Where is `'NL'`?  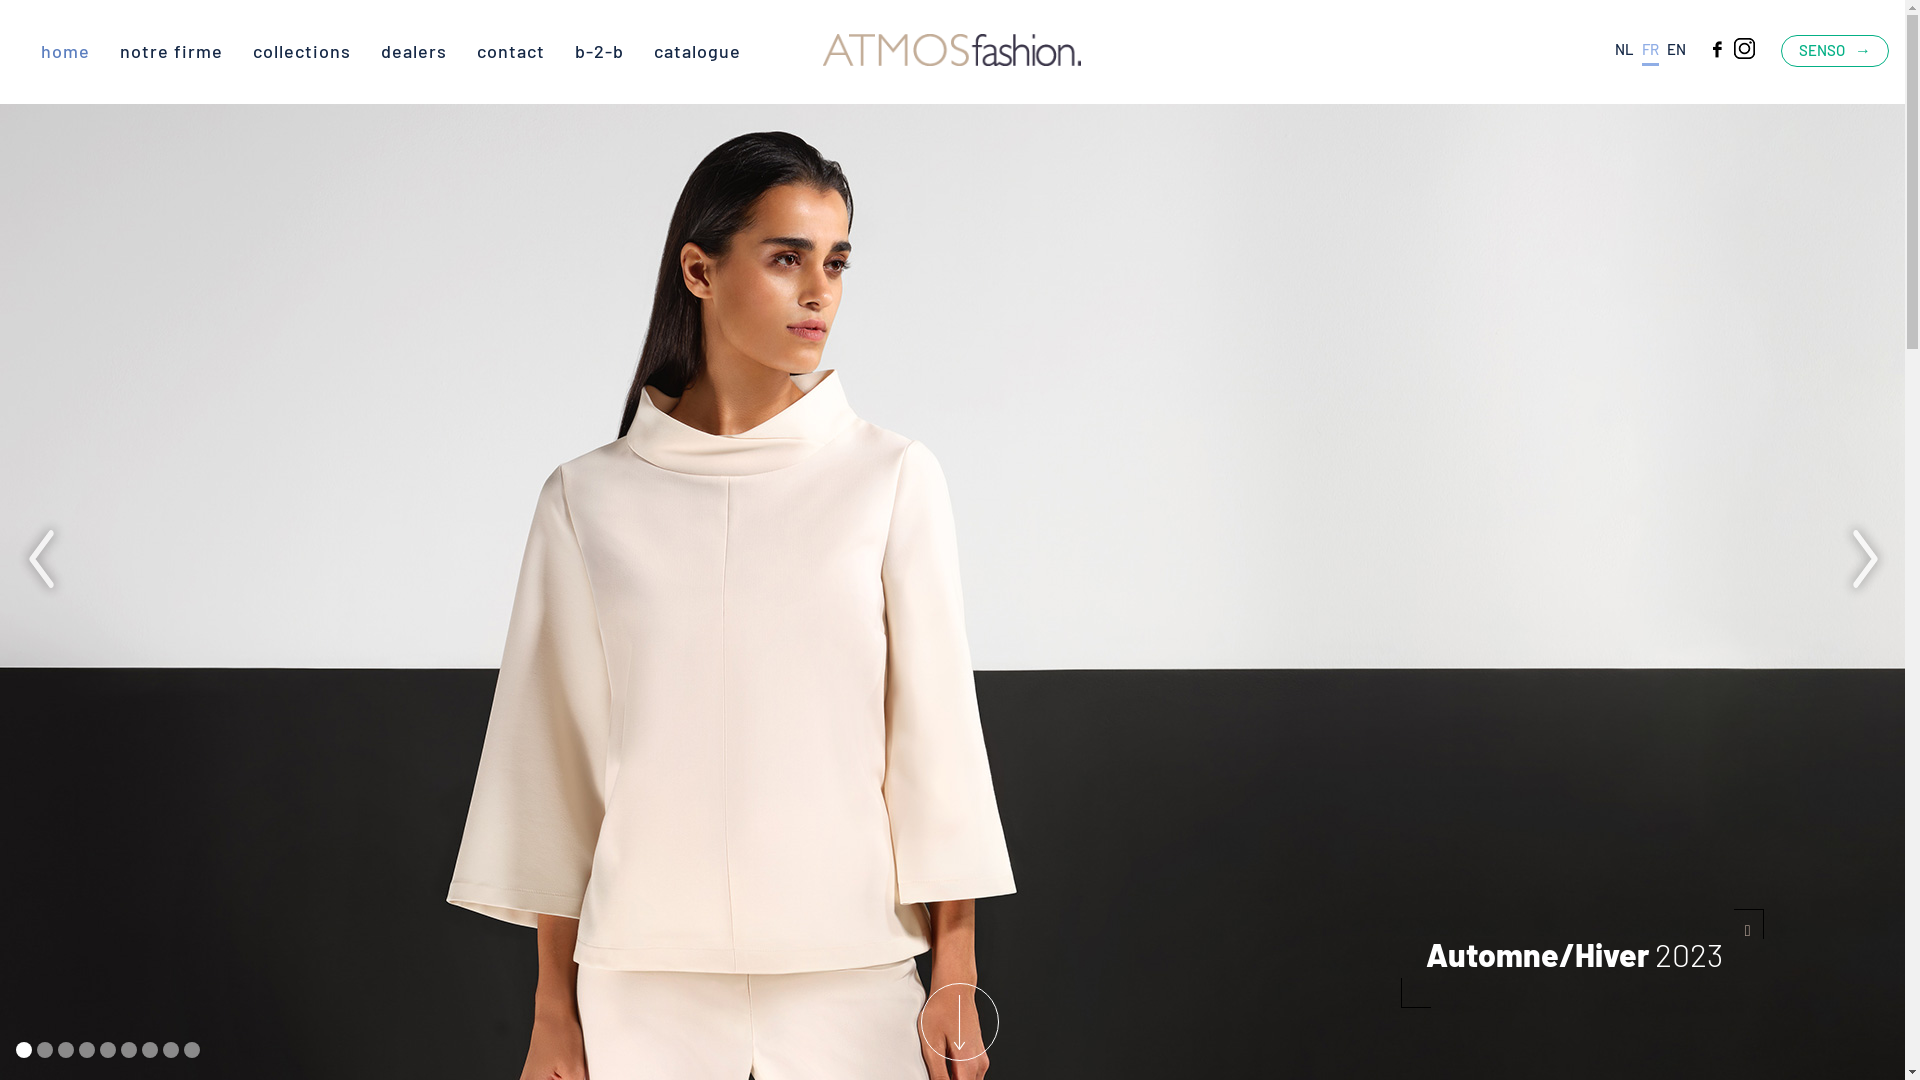
'NL' is located at coordinates (1624, 48).